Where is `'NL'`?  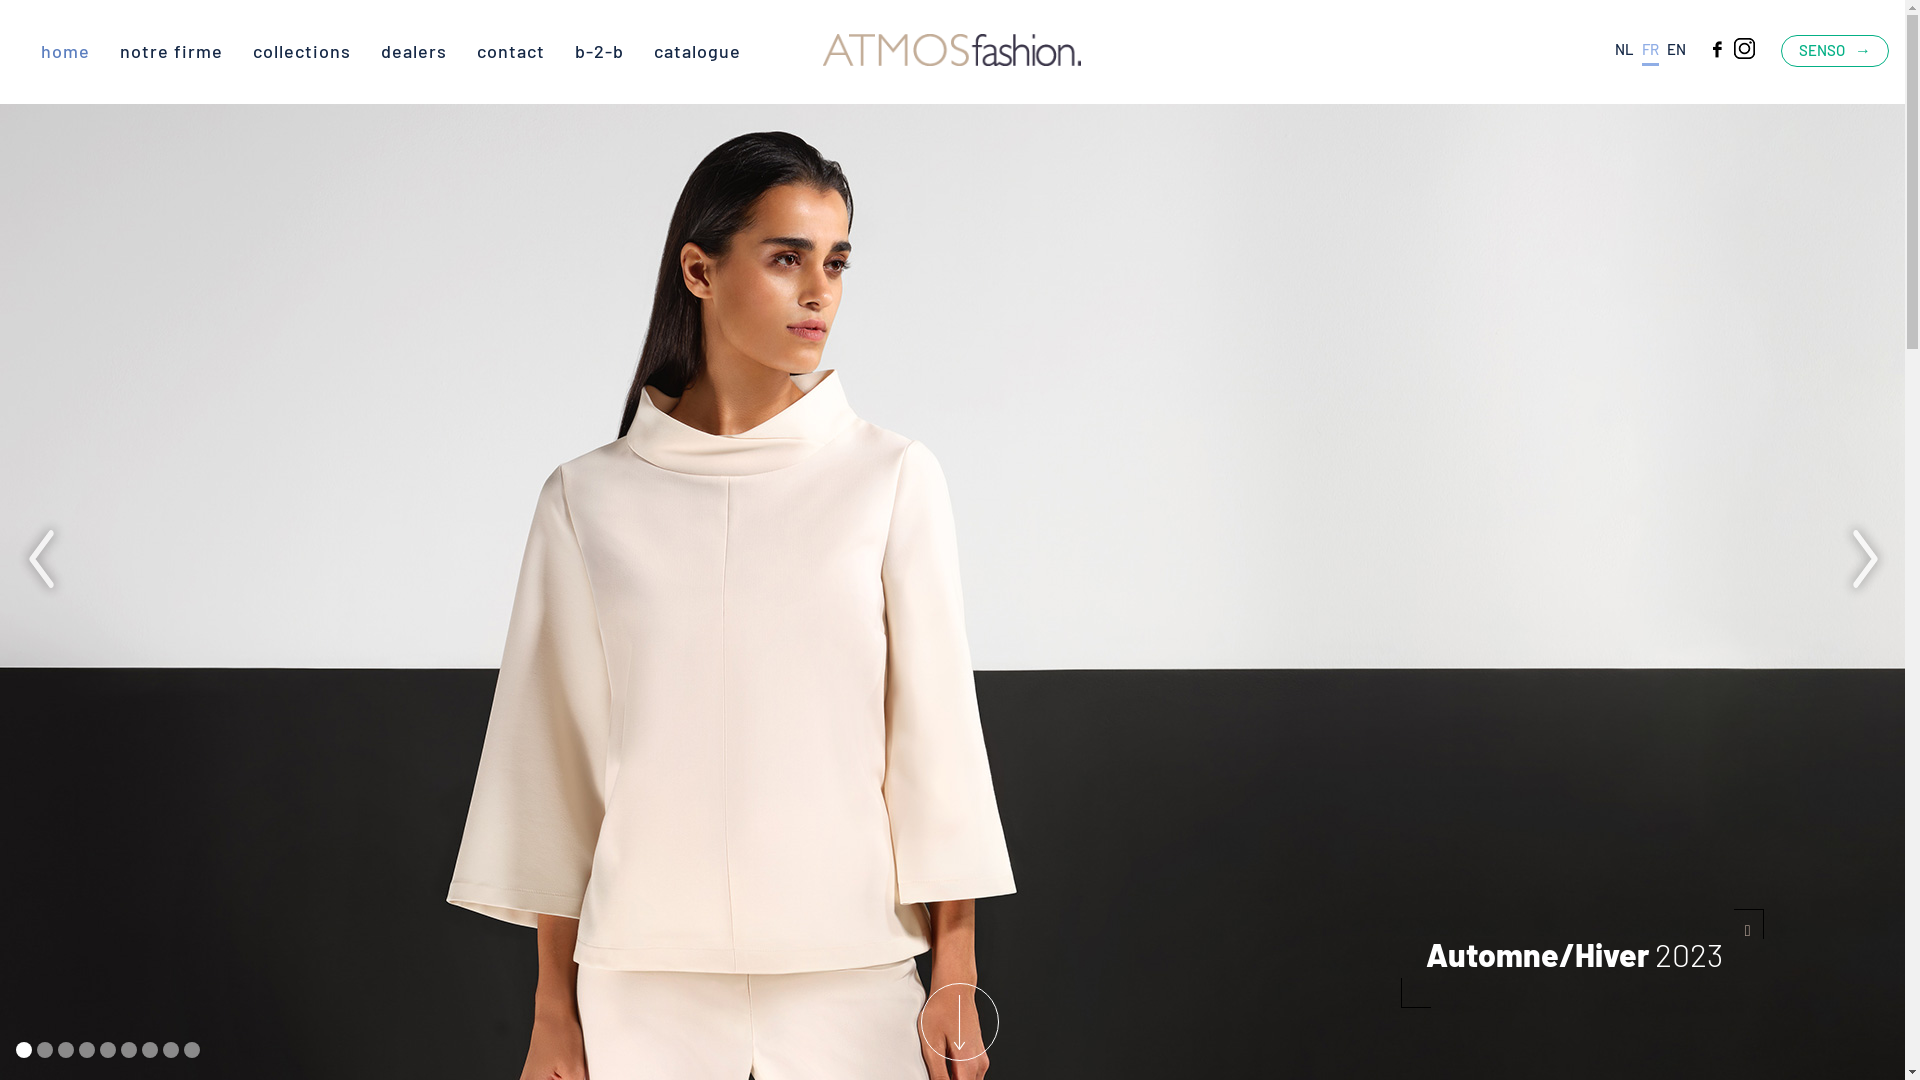
'NL' is located at coordinates (1624, 48).